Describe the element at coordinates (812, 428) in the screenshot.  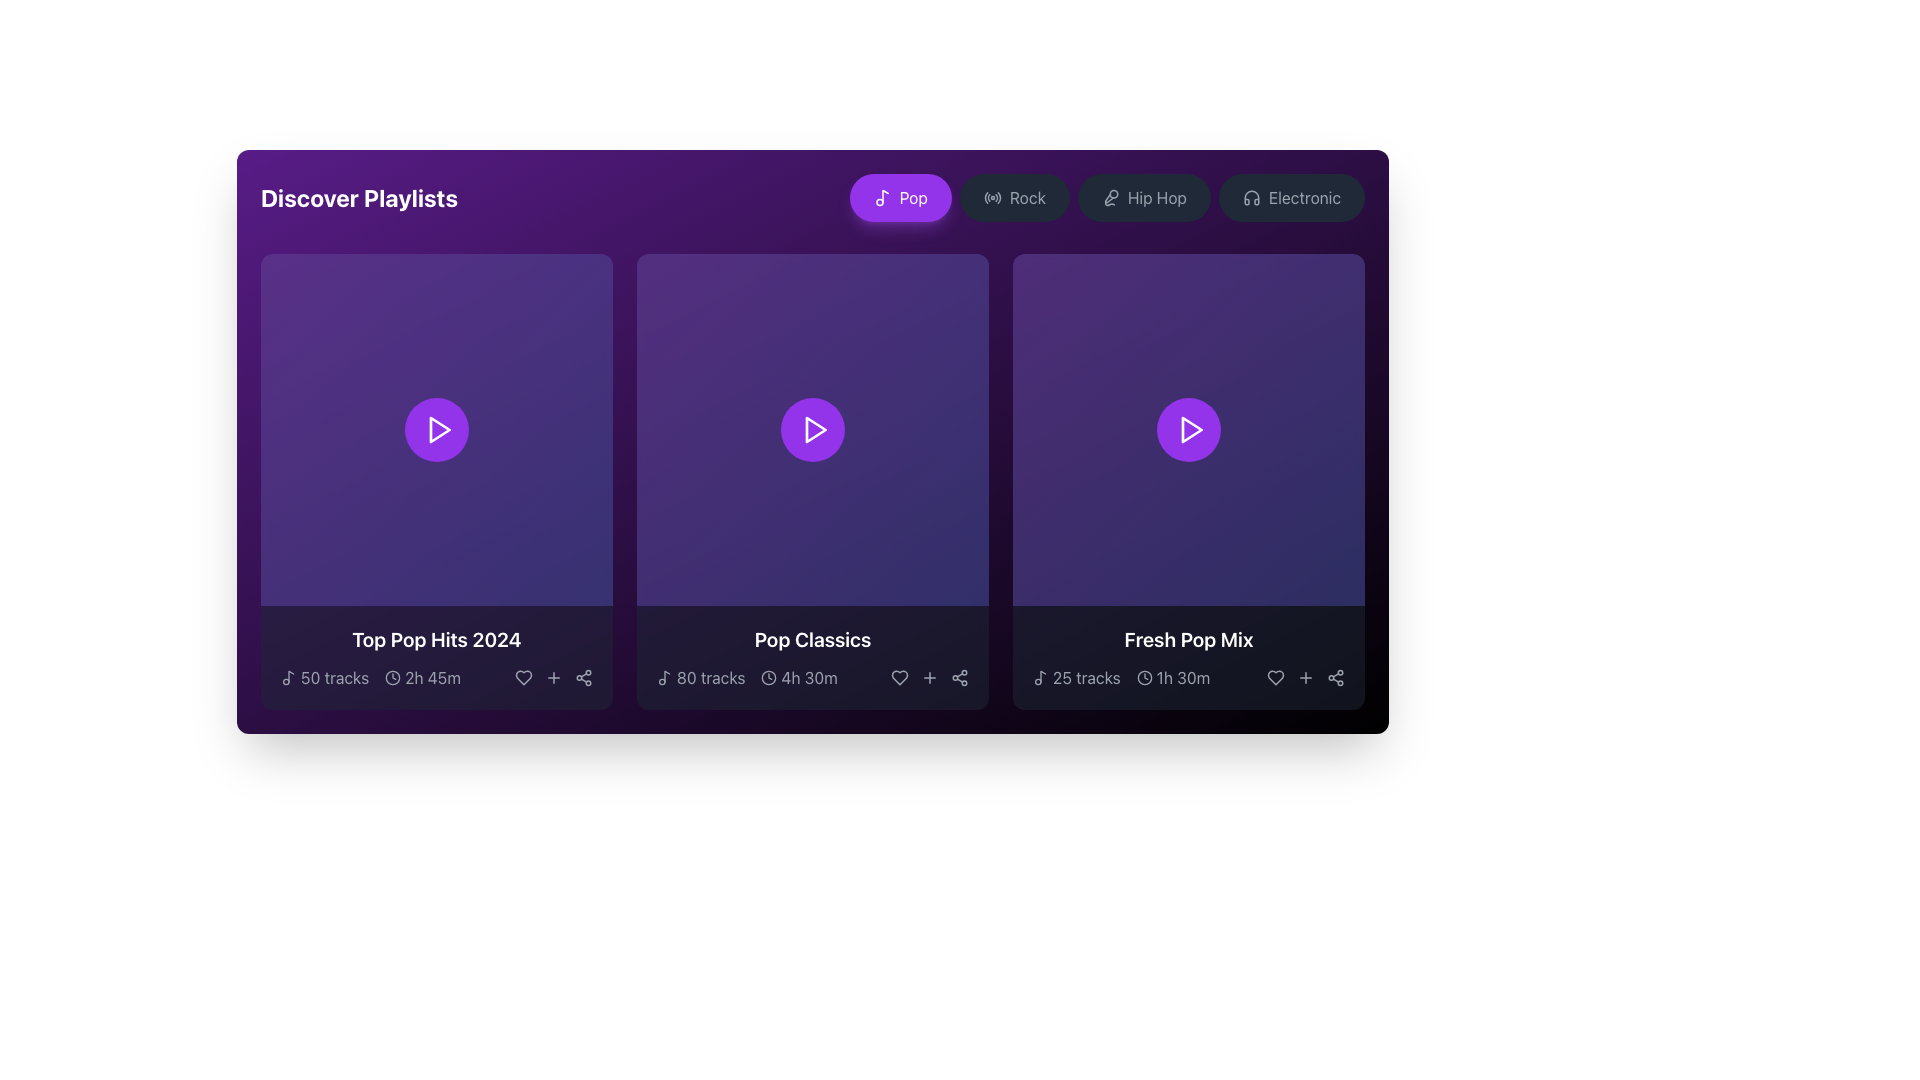
I see `the second button in the 'Pop Classics' playlist card to initiate playback` at that location.